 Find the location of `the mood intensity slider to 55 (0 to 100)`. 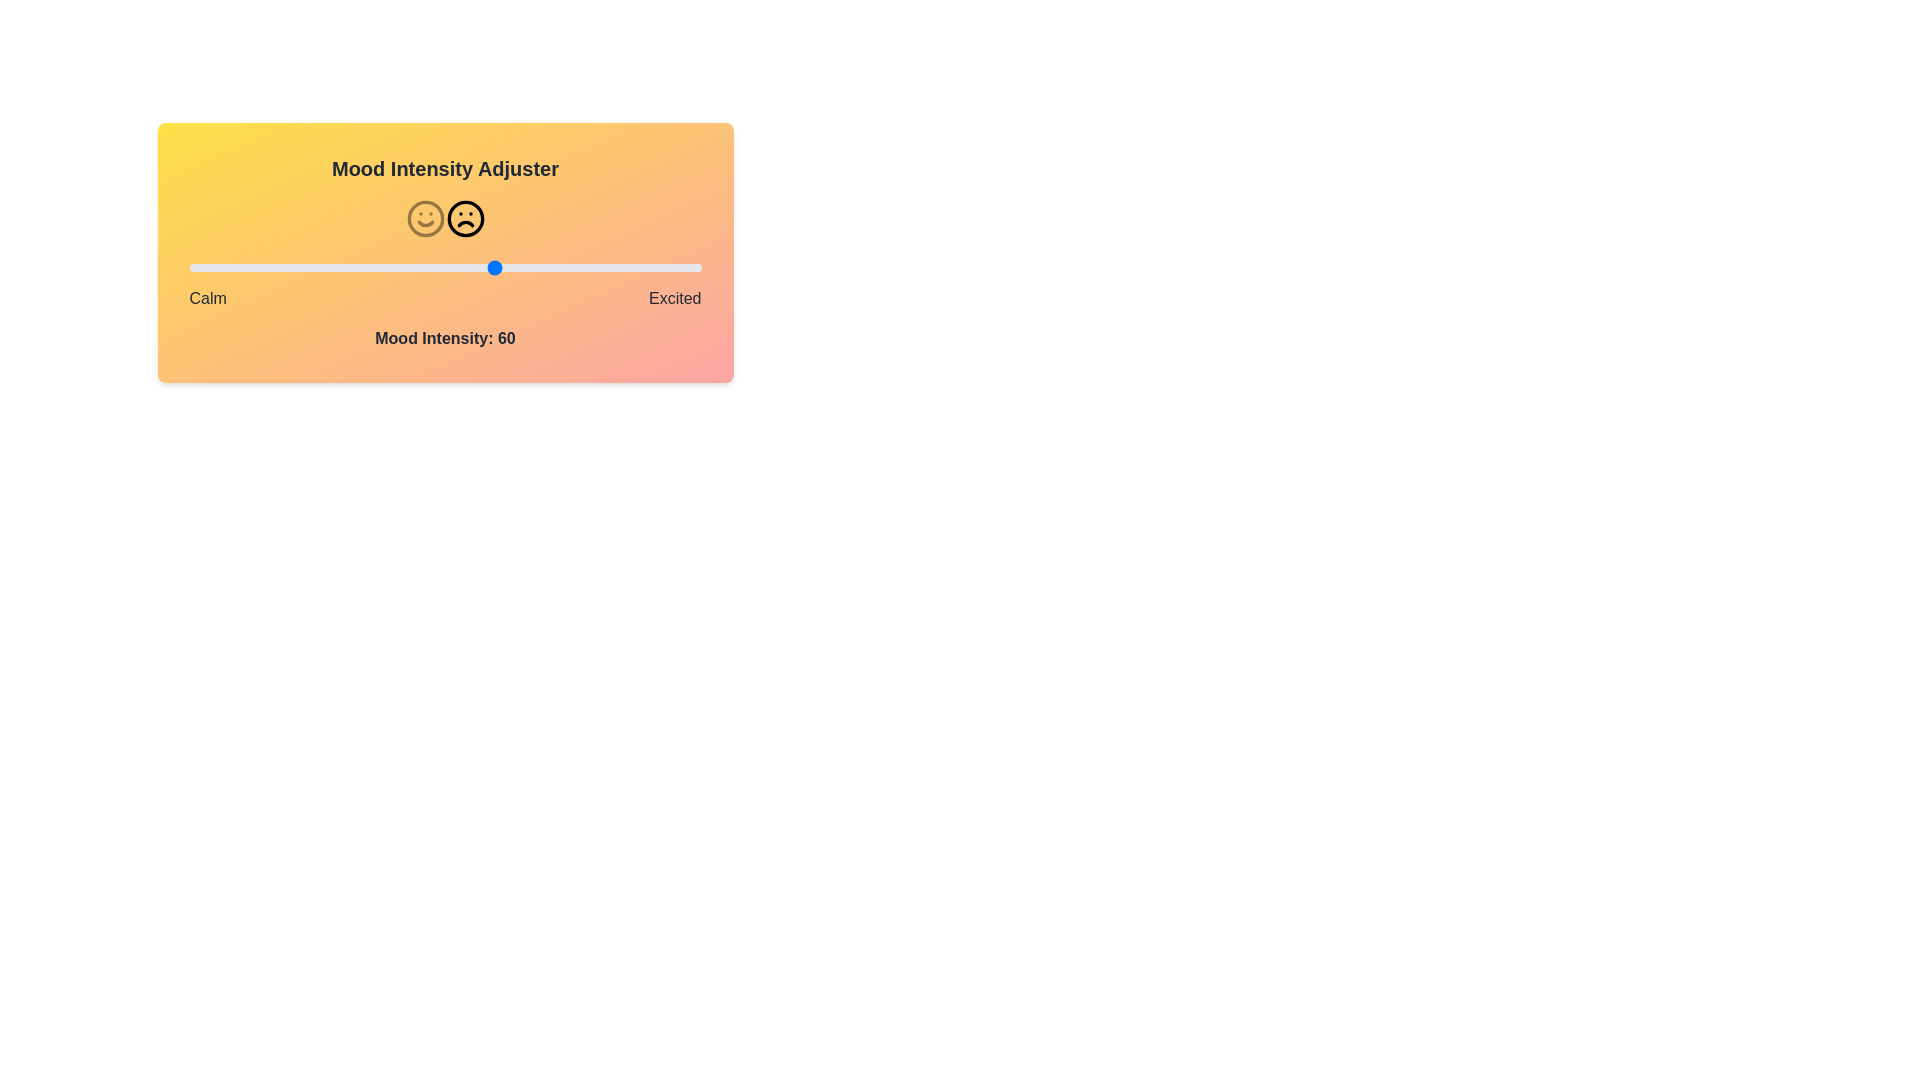

the mood intensity slider to 55 (0 to 100) is located at coordinates (470, 266).